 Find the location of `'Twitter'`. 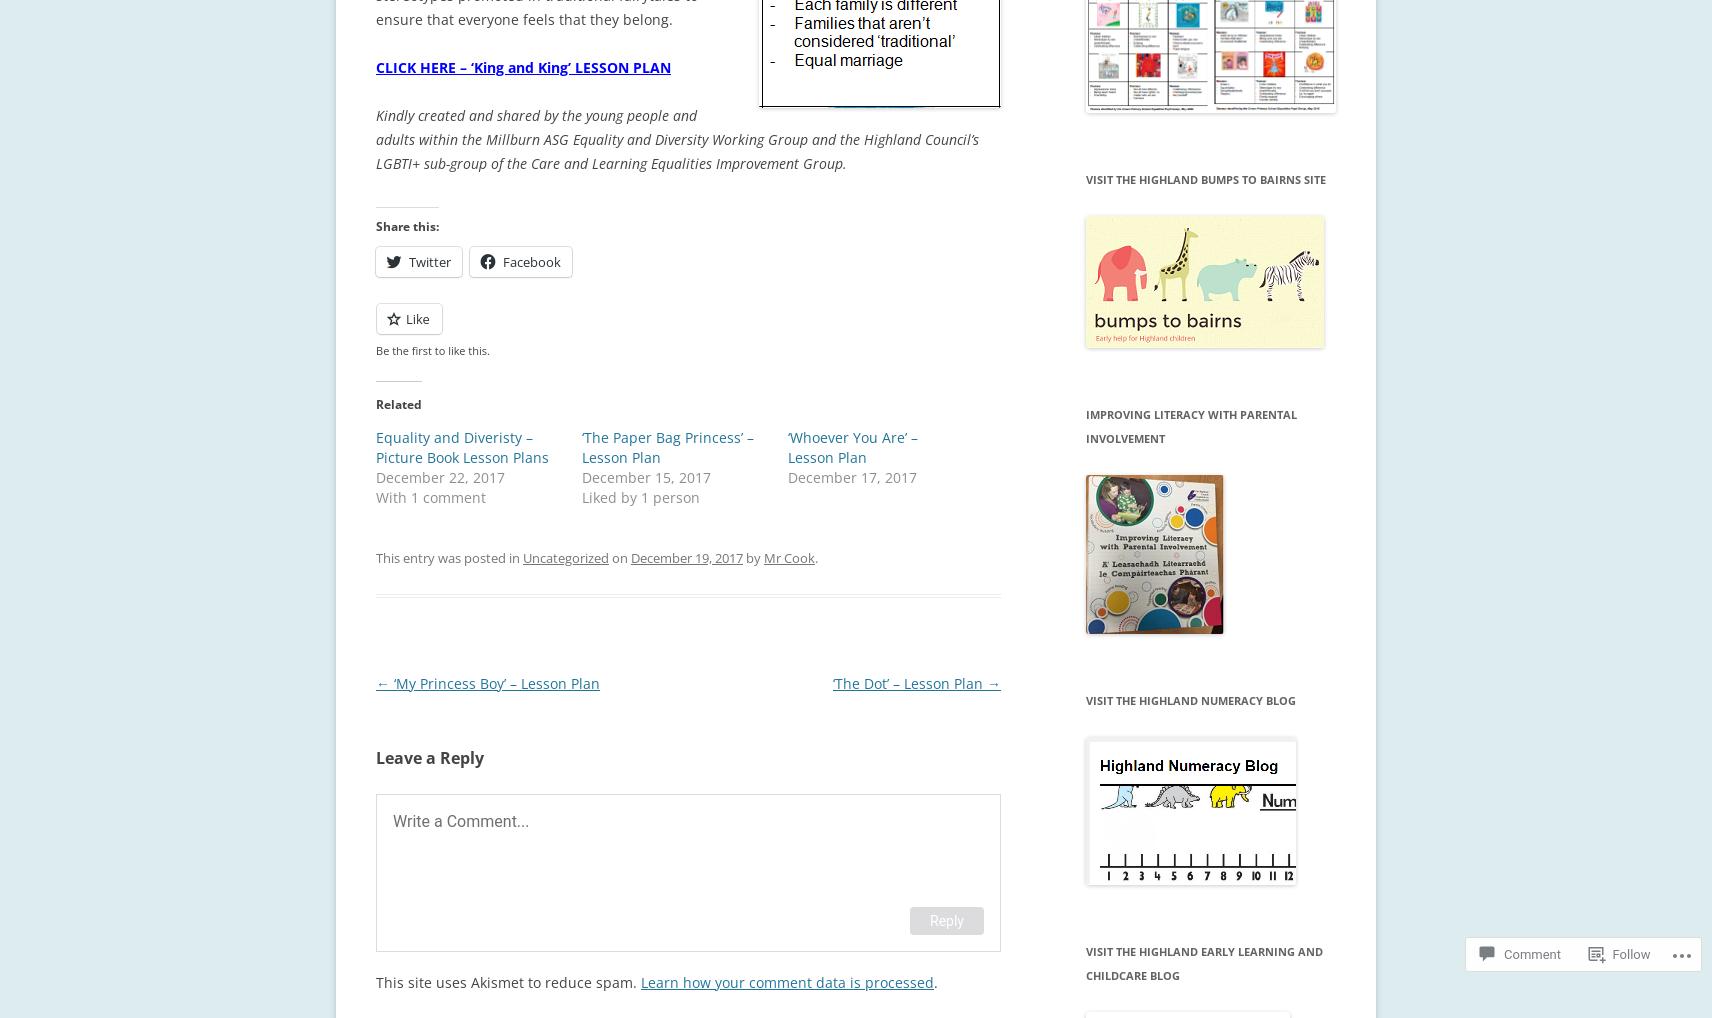

'Twitter' is located at coordinates (429, 261).